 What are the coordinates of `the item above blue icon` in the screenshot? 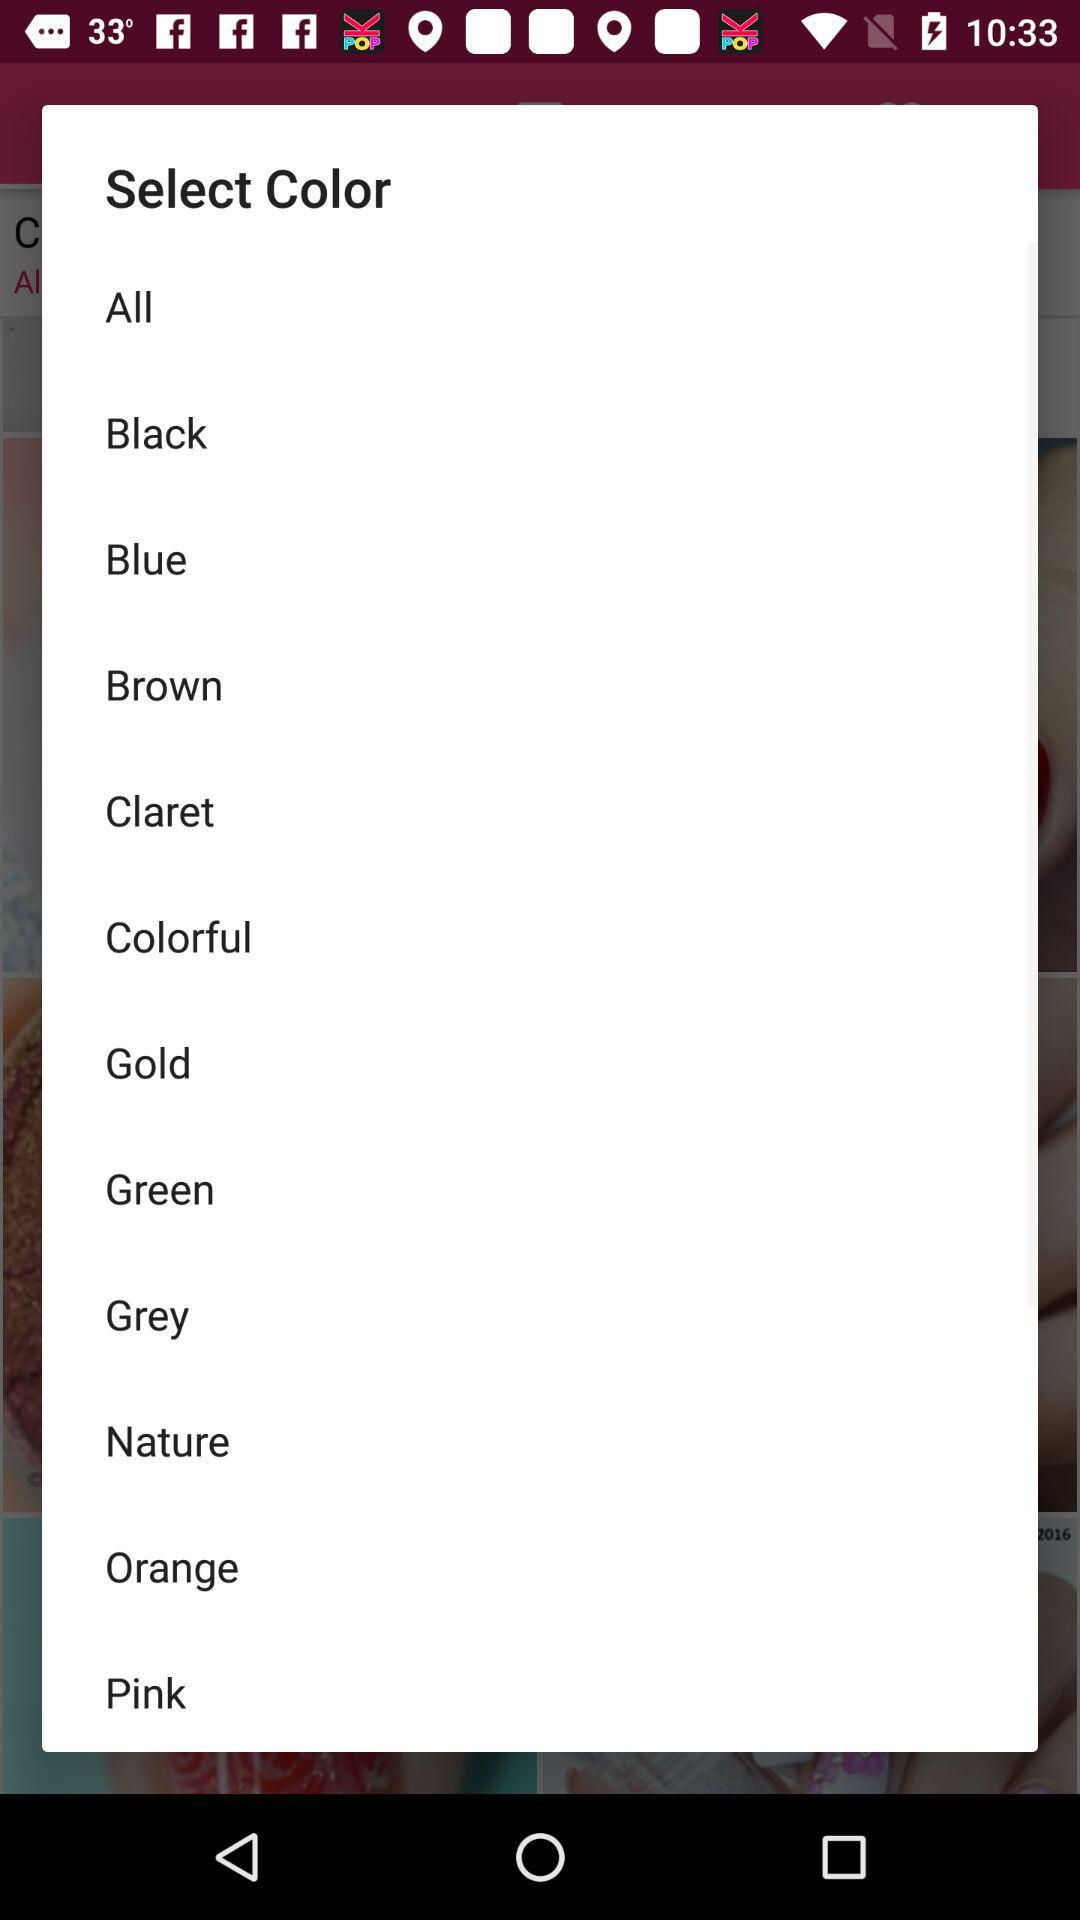 It's located at (540, 431).